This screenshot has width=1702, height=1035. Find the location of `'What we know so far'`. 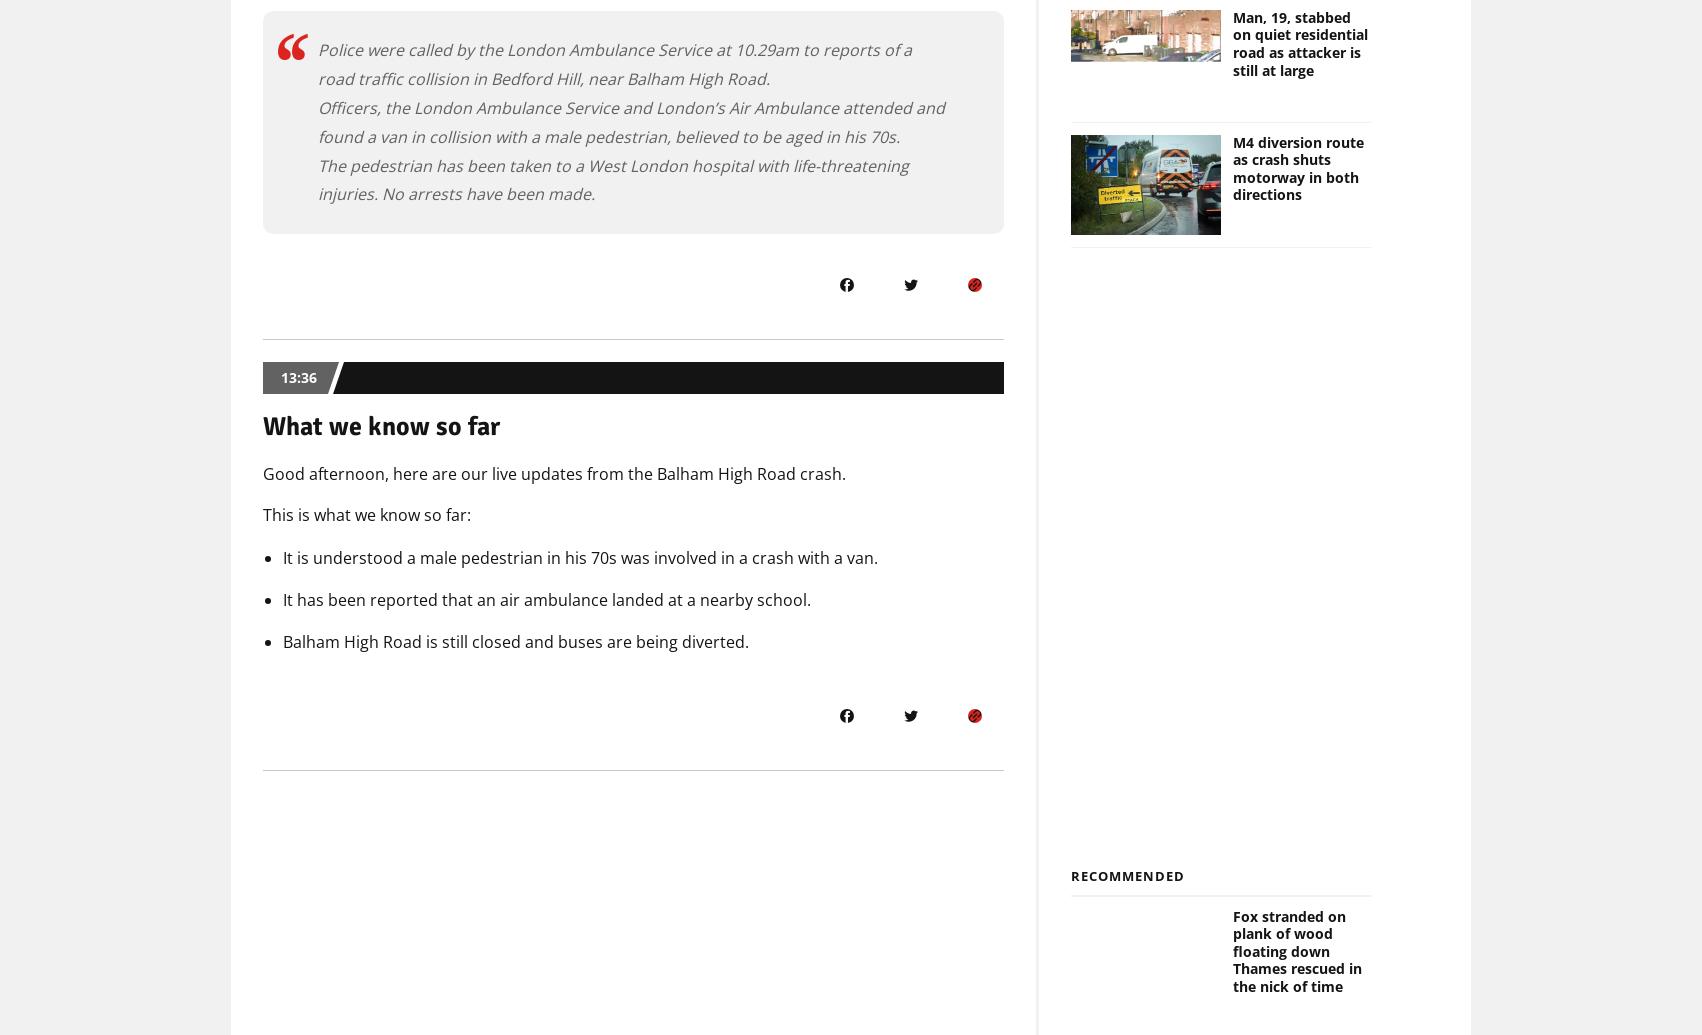

'What we know so far' is located at coordinates (381, 427).